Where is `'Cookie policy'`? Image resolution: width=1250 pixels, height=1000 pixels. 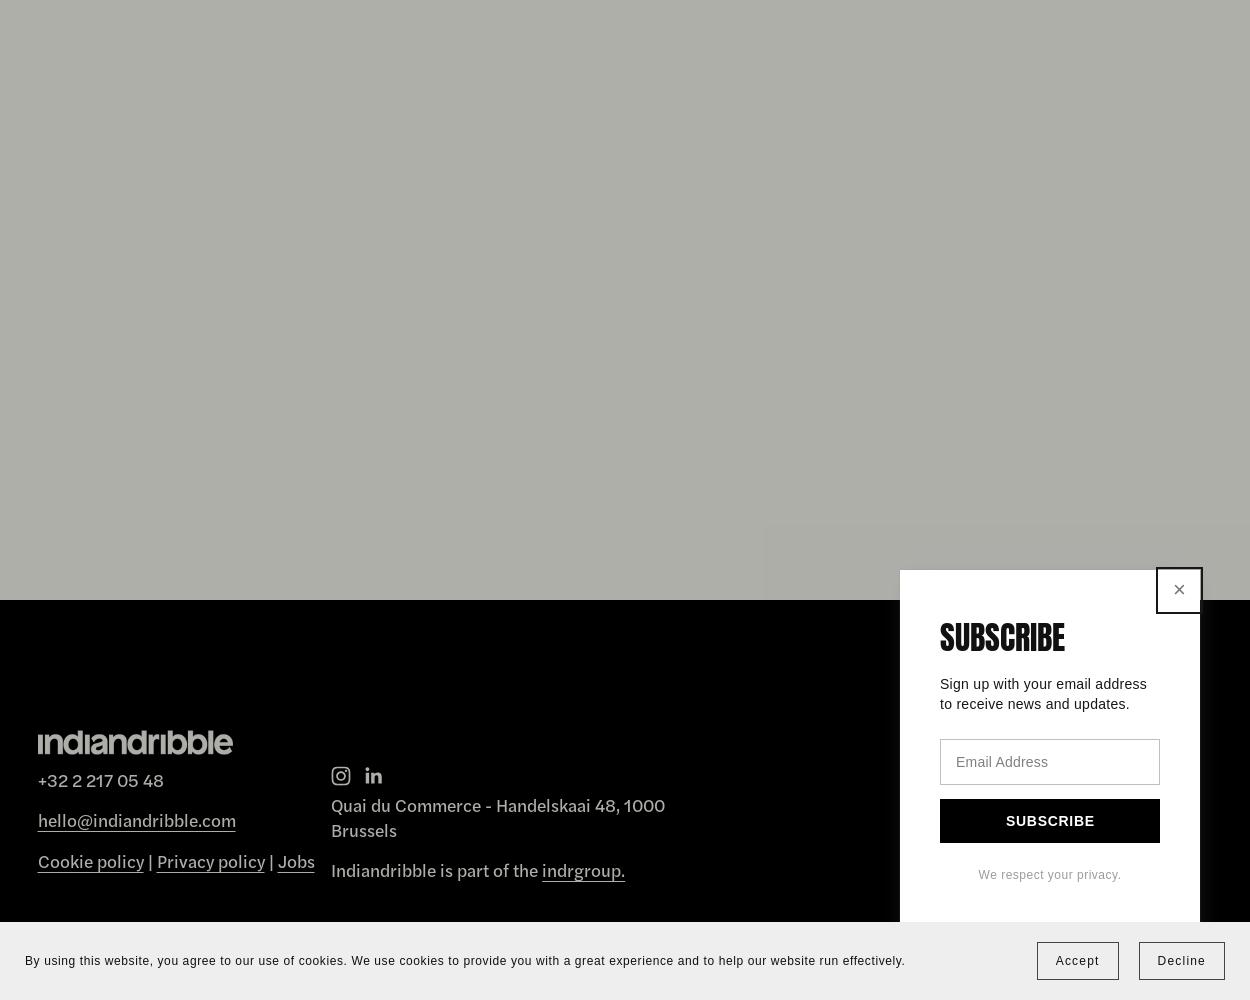
'Cookie policy' is located at coordinates (89, 858).